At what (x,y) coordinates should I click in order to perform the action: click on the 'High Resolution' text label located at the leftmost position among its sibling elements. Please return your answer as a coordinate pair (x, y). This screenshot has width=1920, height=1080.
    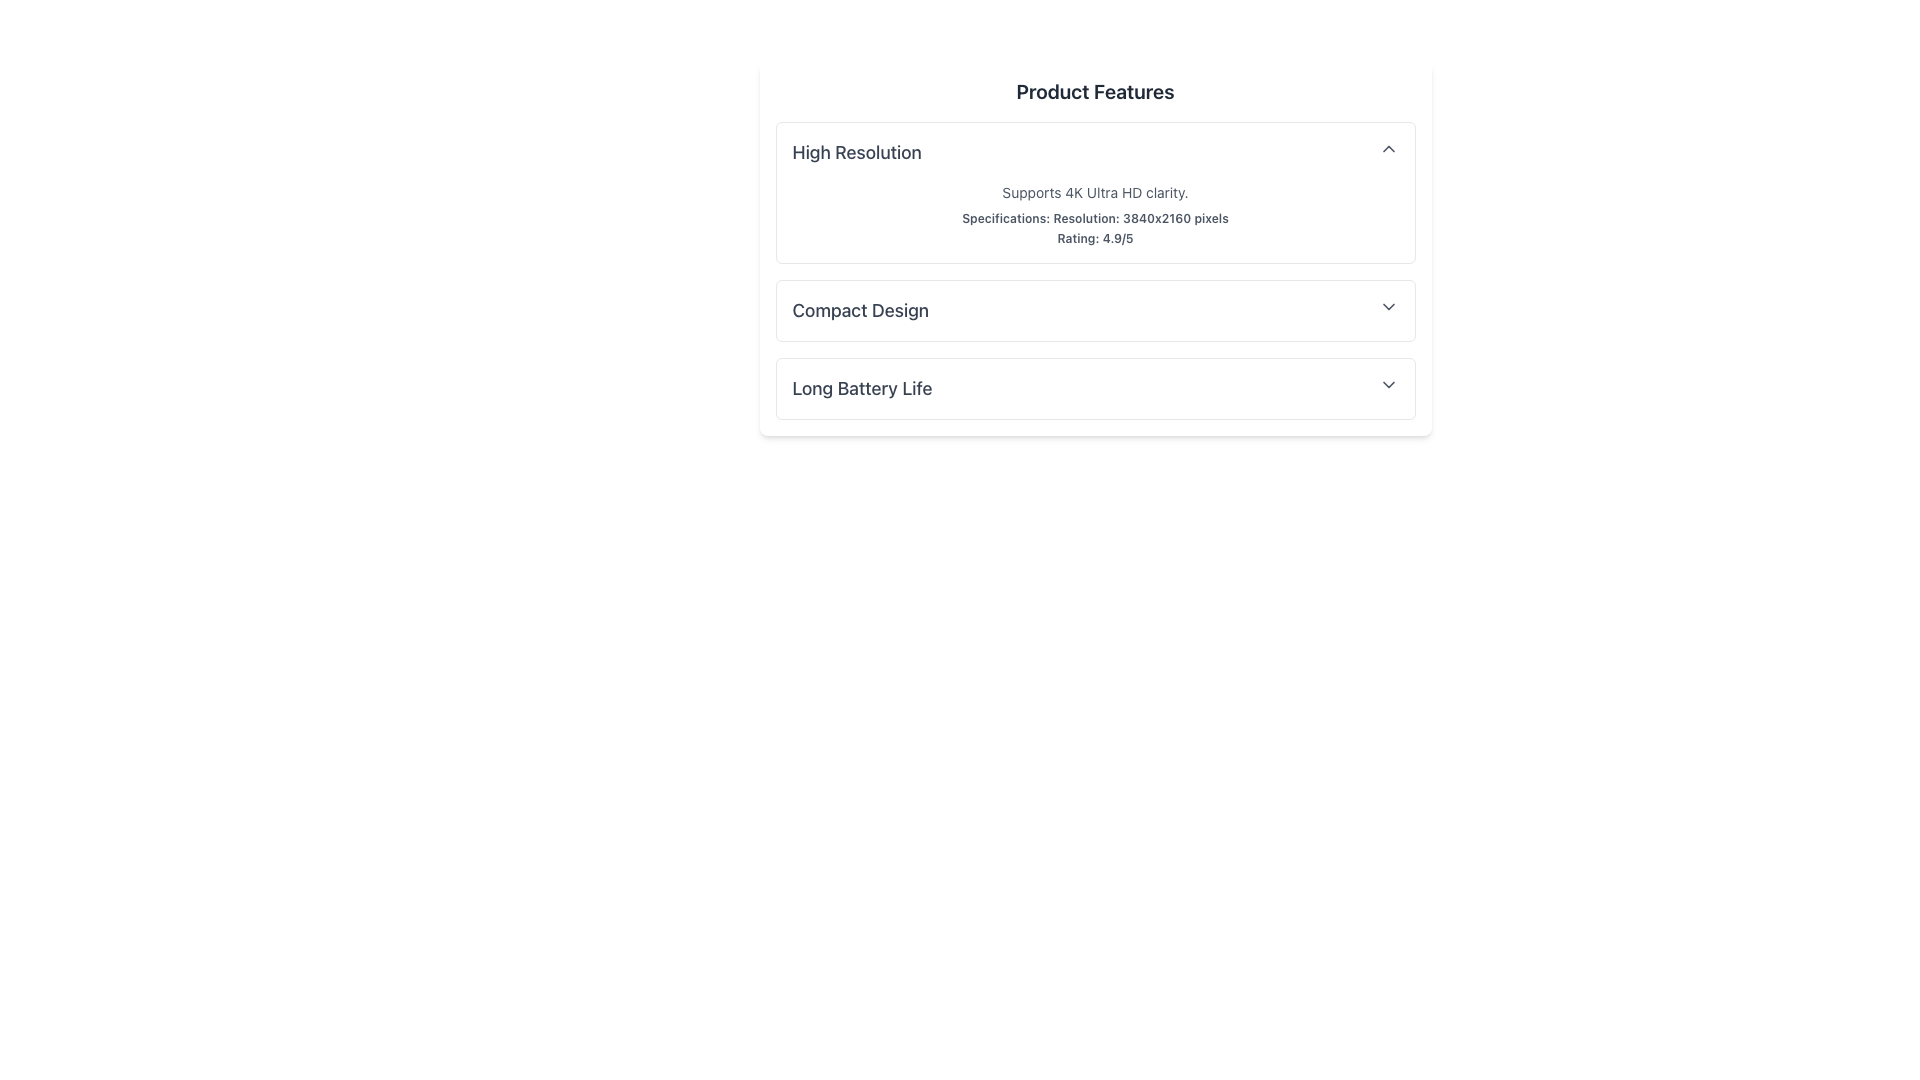
    Looking at the image, I should click on (857, 152).